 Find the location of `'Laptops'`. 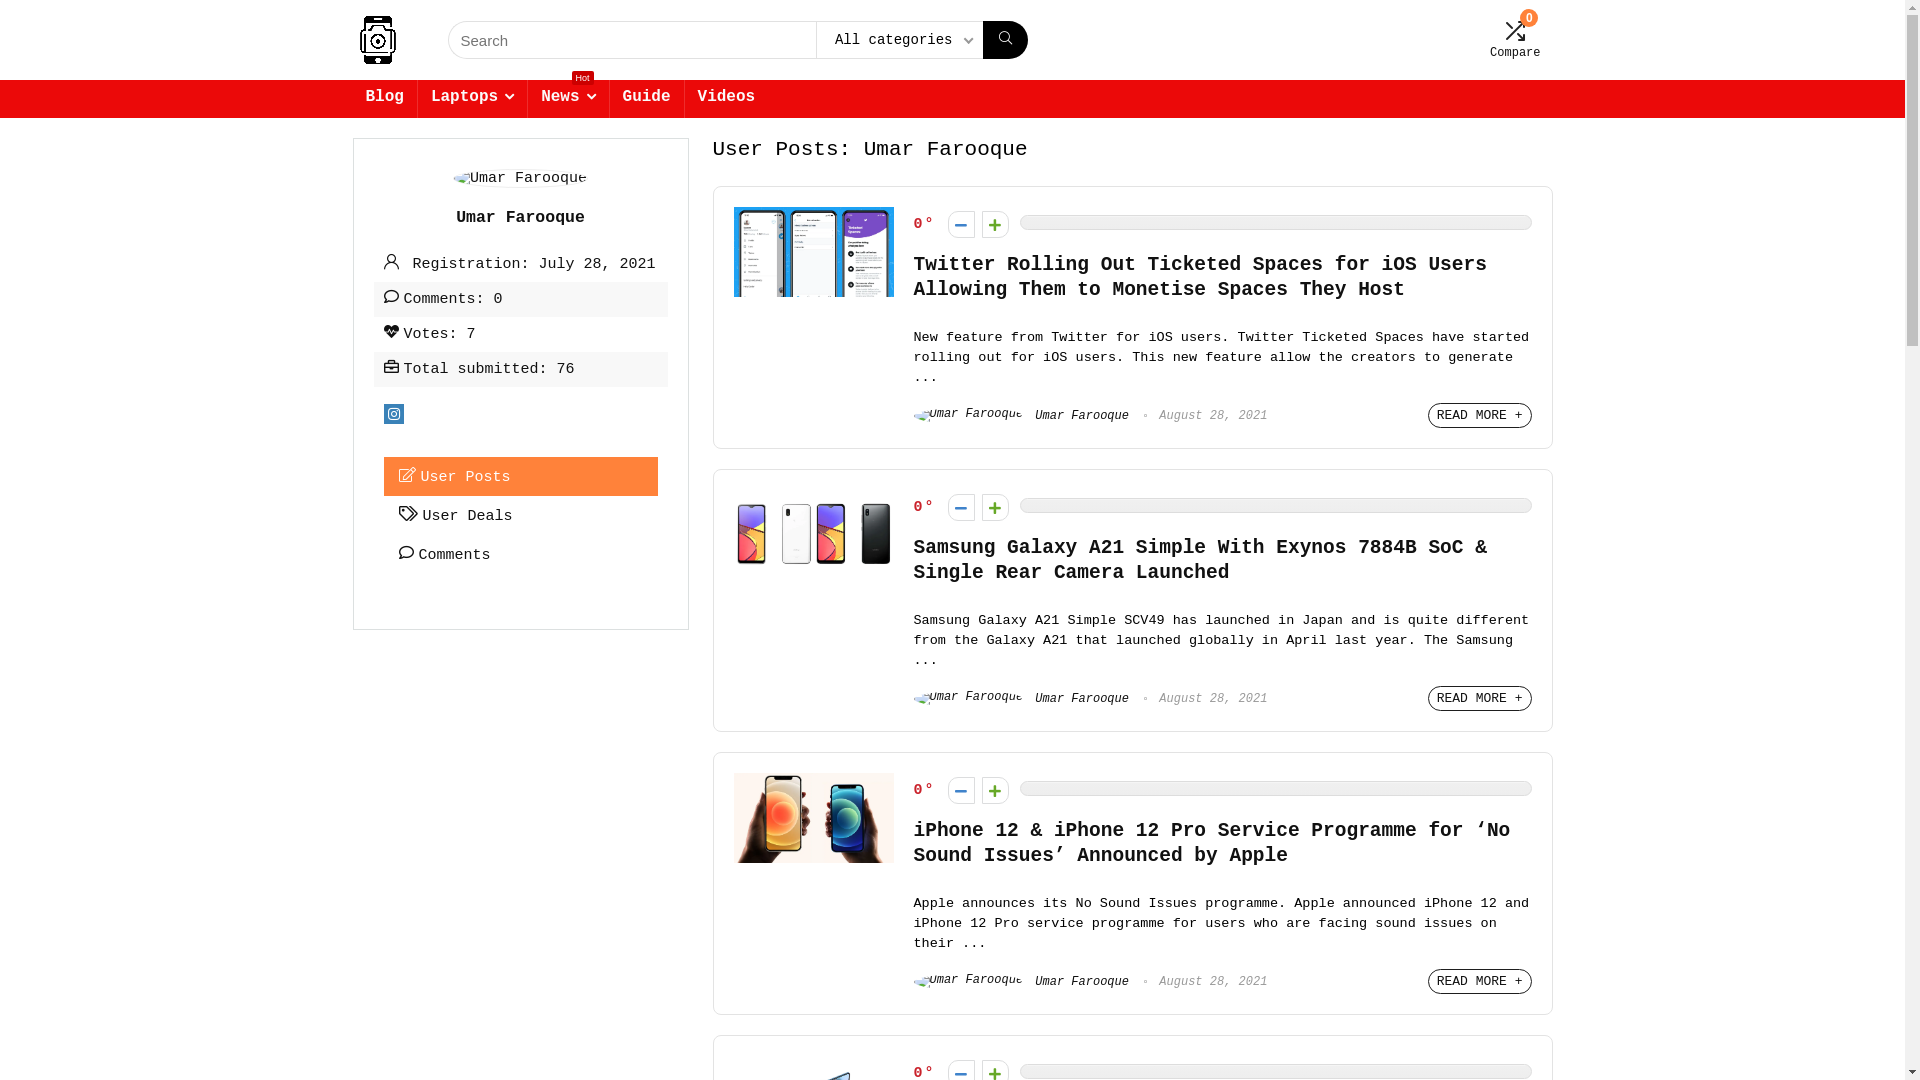

'Laptops' is located at coordinates (471, 99).